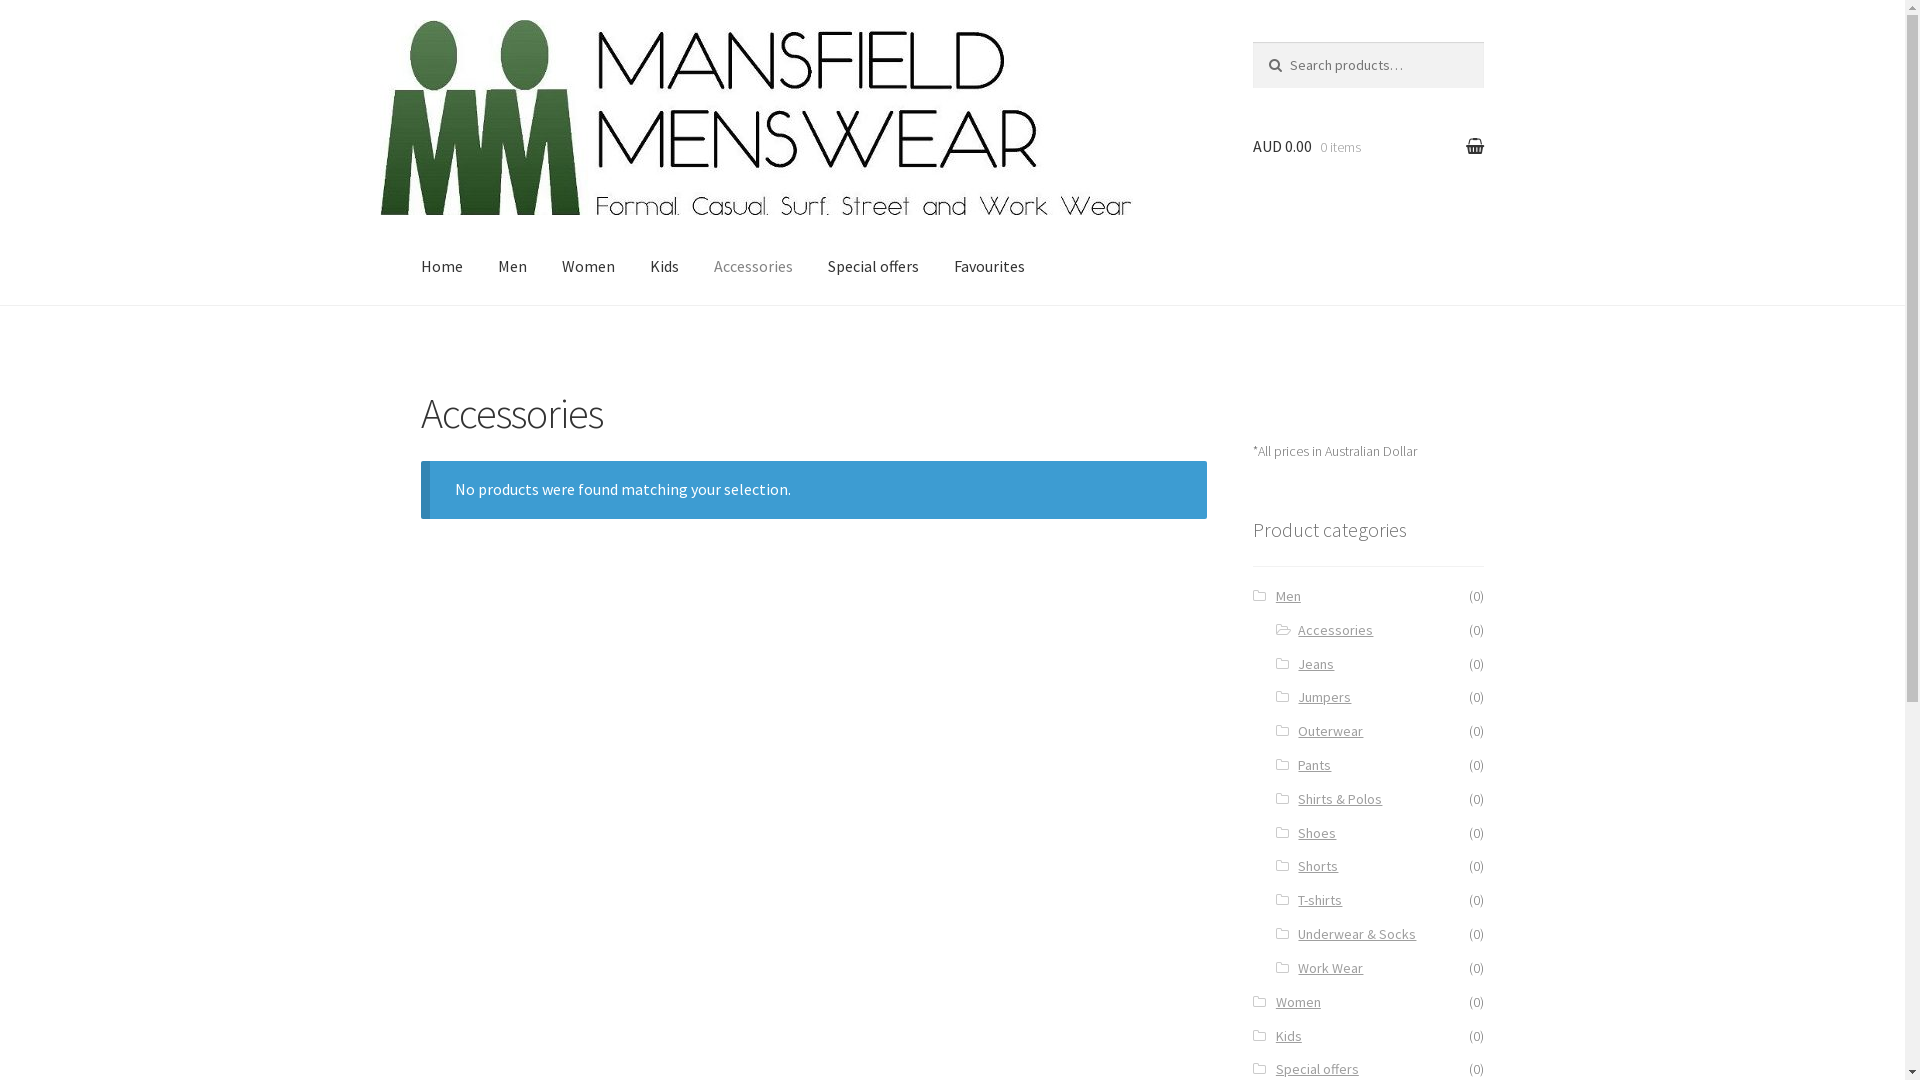  Describe the element at coordinates (1297, 933) in the screenshot. I see `'Underwear & Socks'` at that location.